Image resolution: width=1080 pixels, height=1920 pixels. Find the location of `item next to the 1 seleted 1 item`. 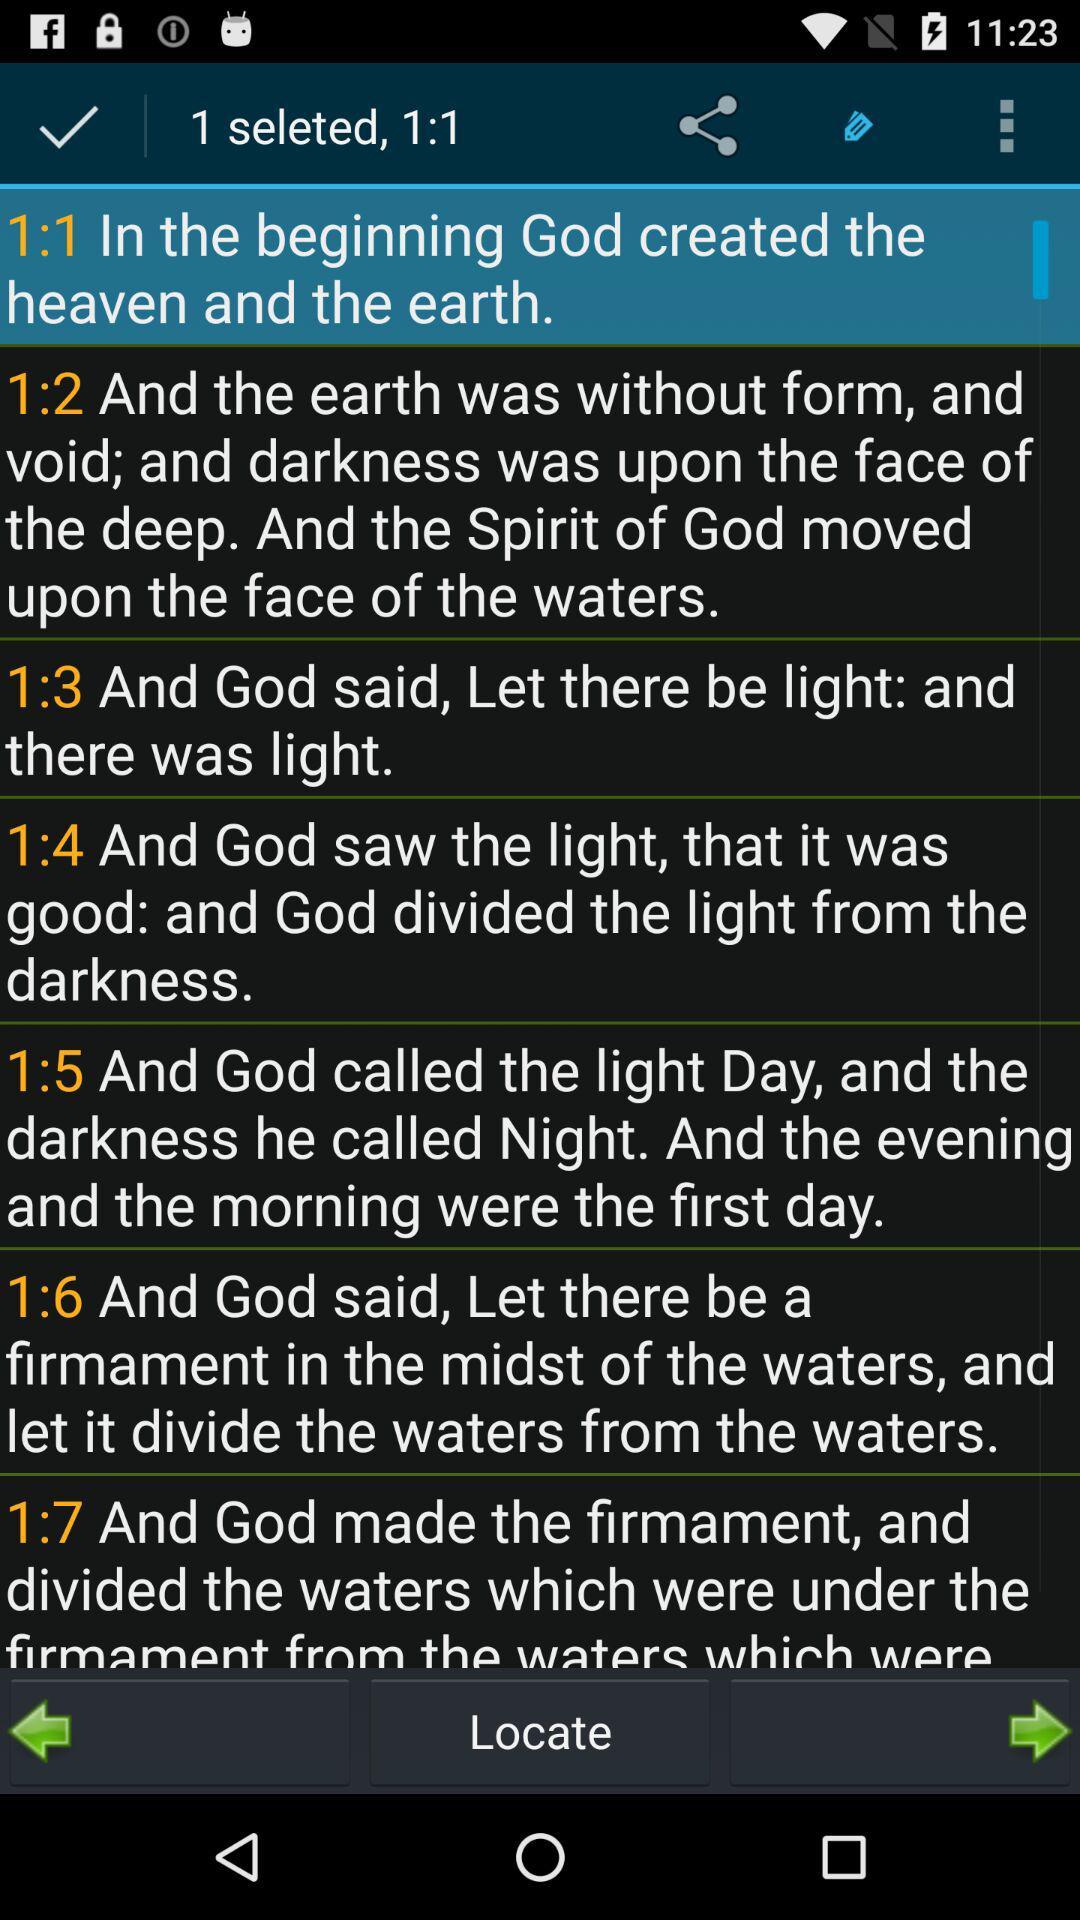

item next to the 1 seleted 1 item is located at coordinates (711, 124).